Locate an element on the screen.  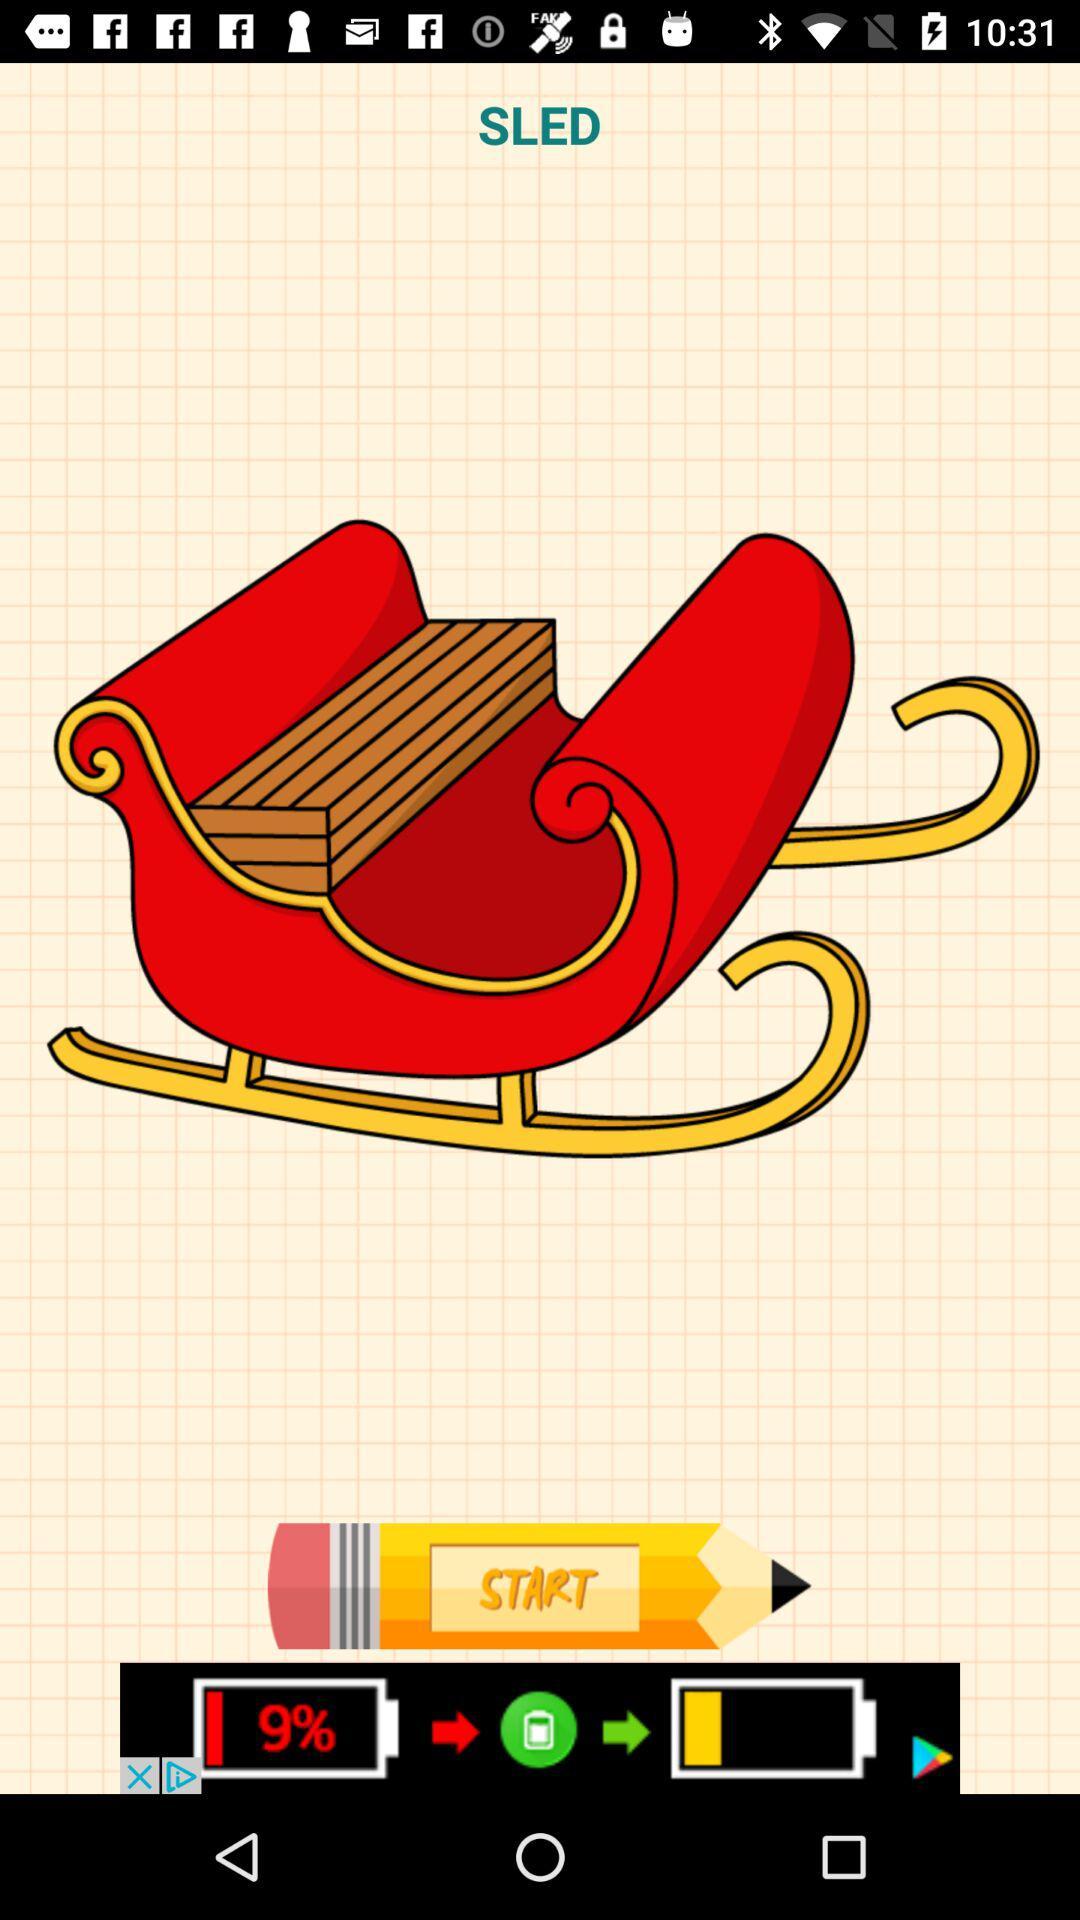
battery power is located at coordinates (540, 1727).